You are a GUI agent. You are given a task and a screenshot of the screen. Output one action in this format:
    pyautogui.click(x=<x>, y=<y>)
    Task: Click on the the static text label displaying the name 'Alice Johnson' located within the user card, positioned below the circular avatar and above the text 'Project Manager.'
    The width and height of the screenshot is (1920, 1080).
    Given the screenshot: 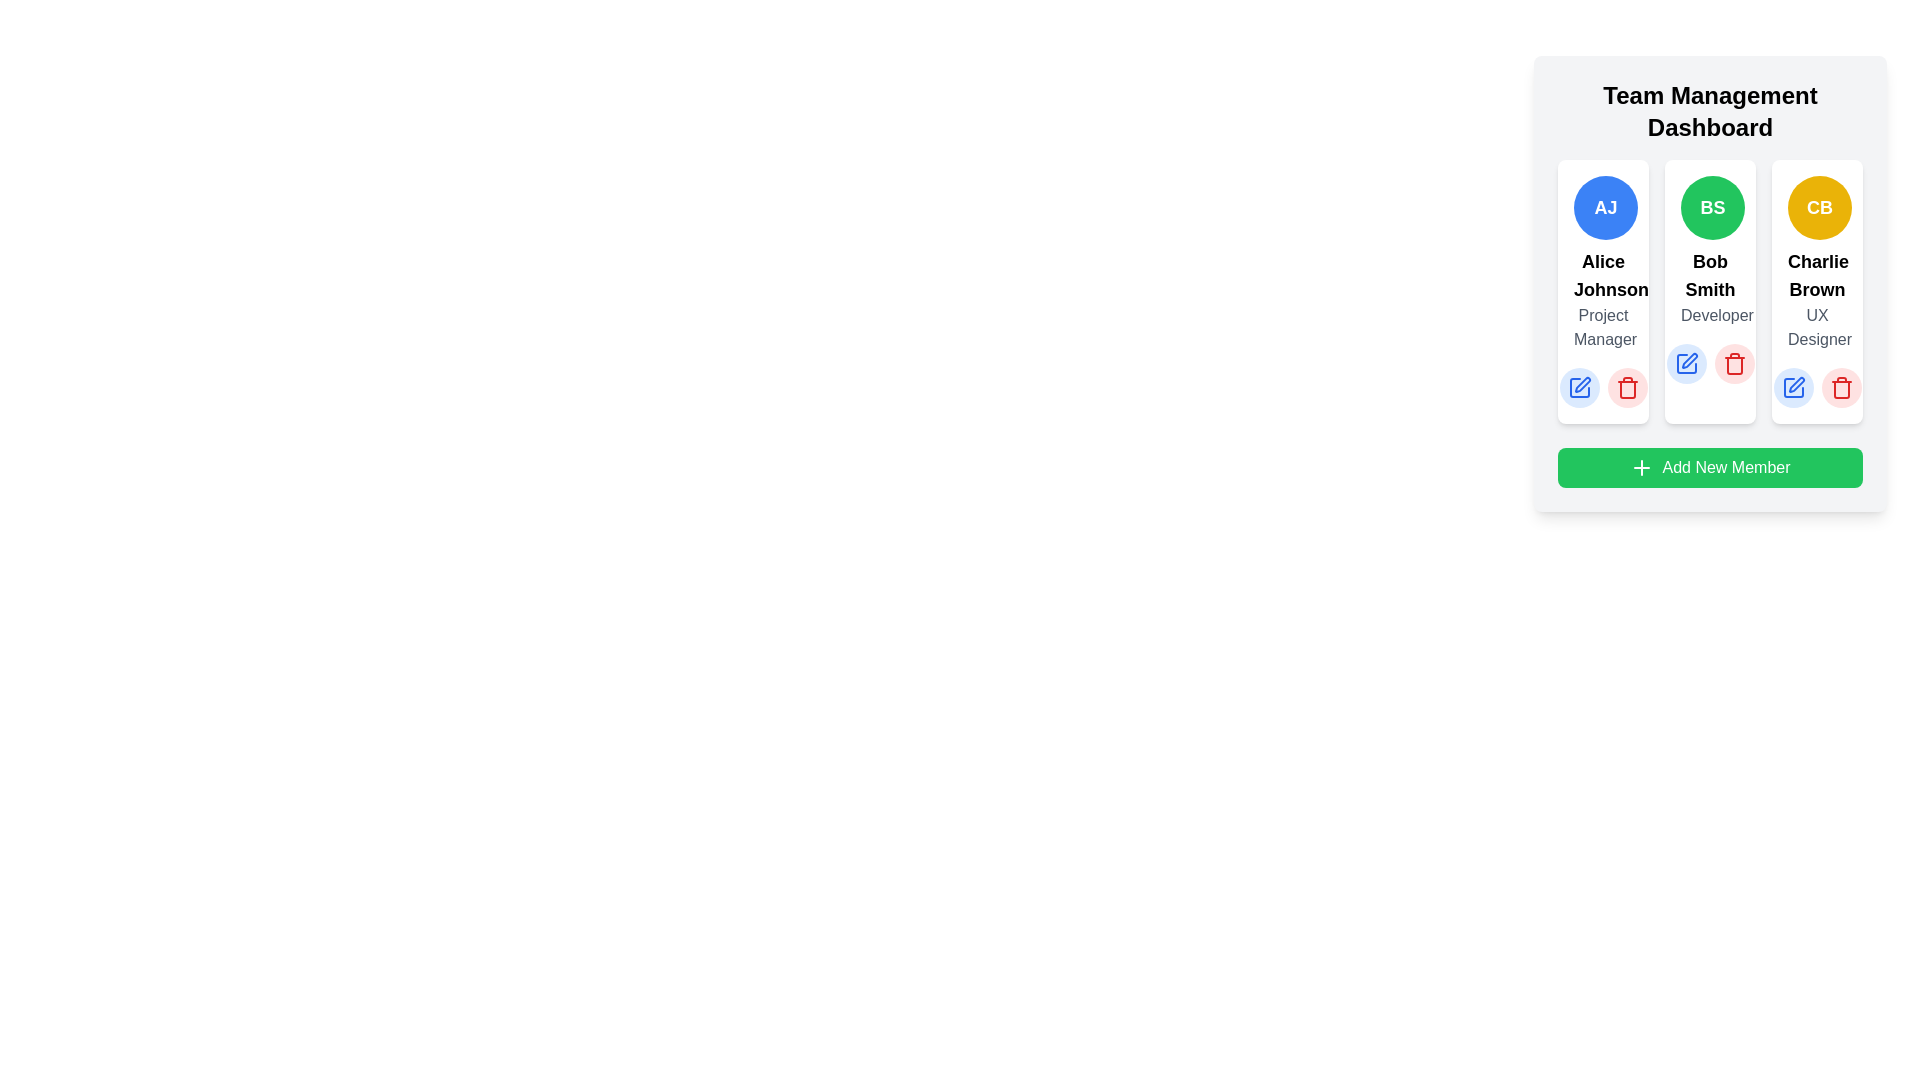 What is the action you would take?
    pyautogui.click(x=1603, y=276)
    